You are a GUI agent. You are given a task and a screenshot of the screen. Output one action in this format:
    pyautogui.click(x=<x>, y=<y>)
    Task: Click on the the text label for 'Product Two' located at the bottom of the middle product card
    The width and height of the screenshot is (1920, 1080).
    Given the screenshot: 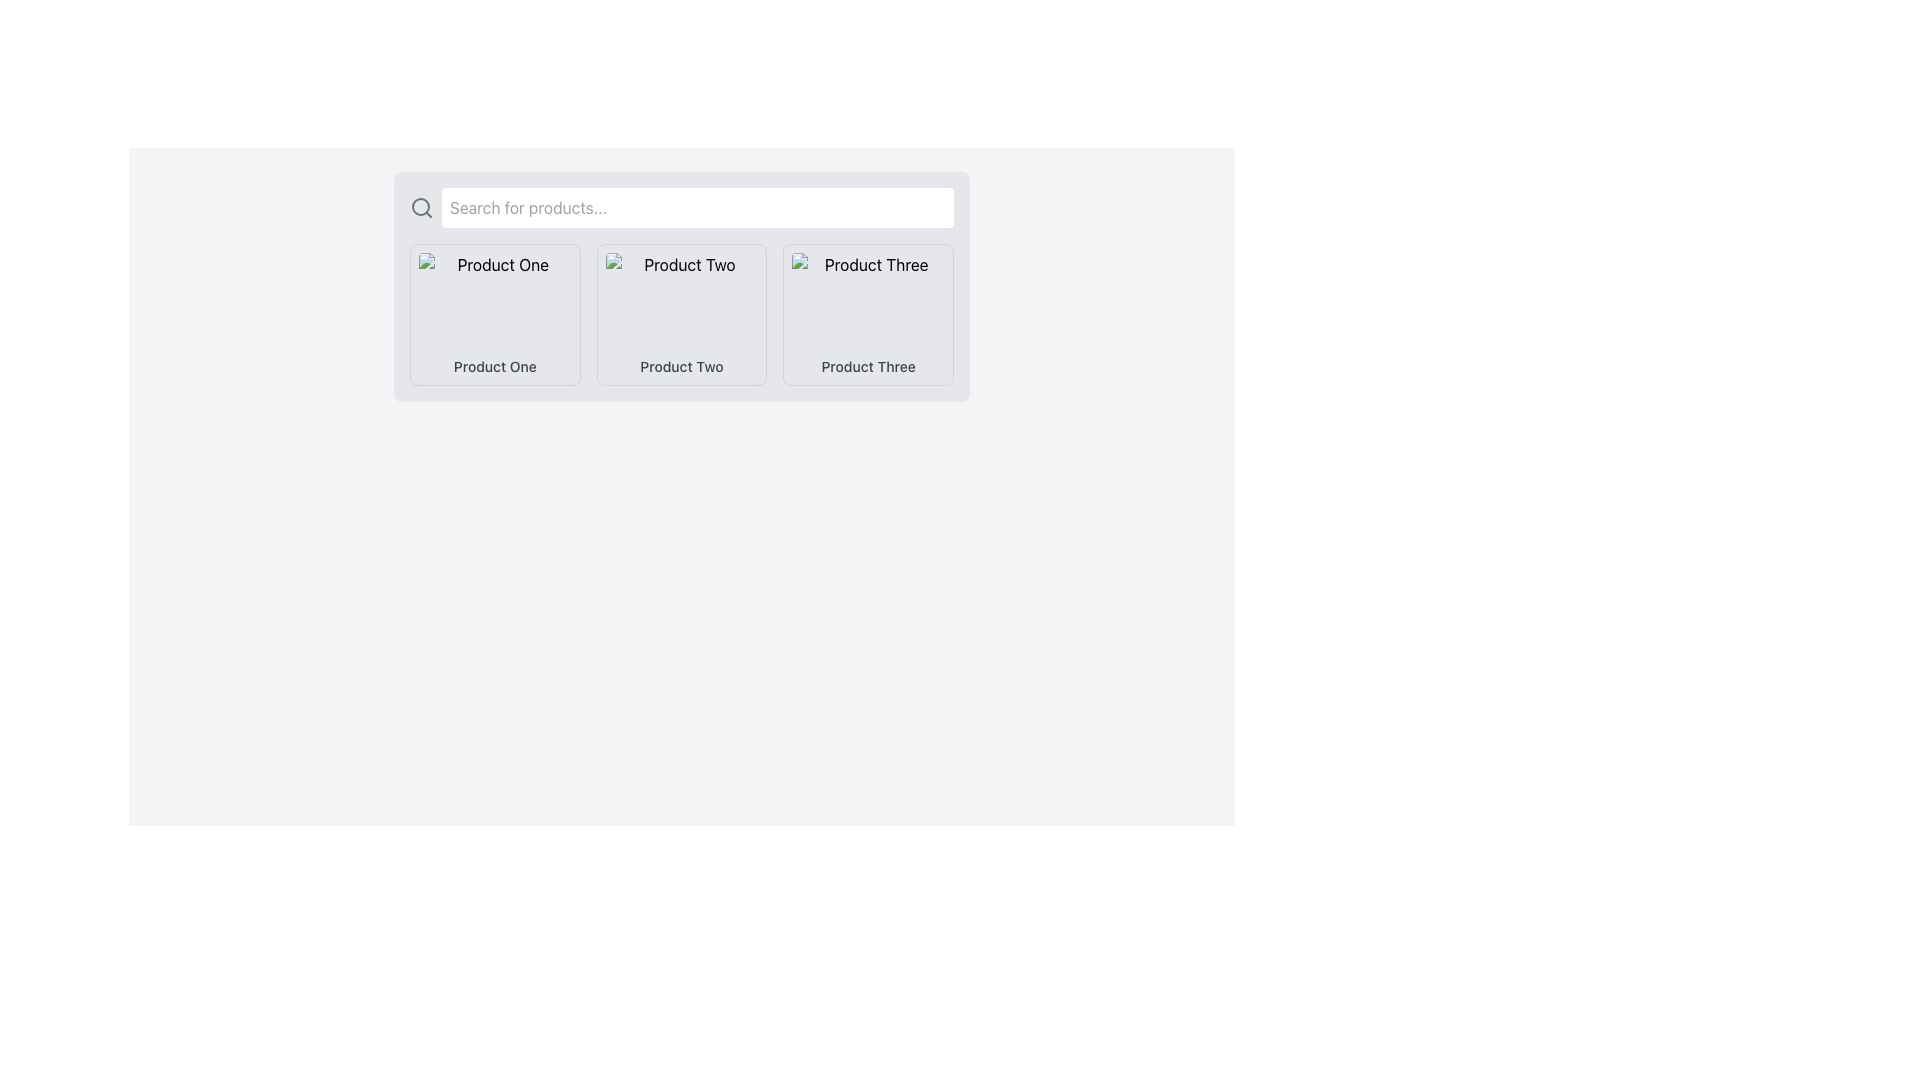 What is the action you would take?
    pyautogui.click(x=681, y=366)
    